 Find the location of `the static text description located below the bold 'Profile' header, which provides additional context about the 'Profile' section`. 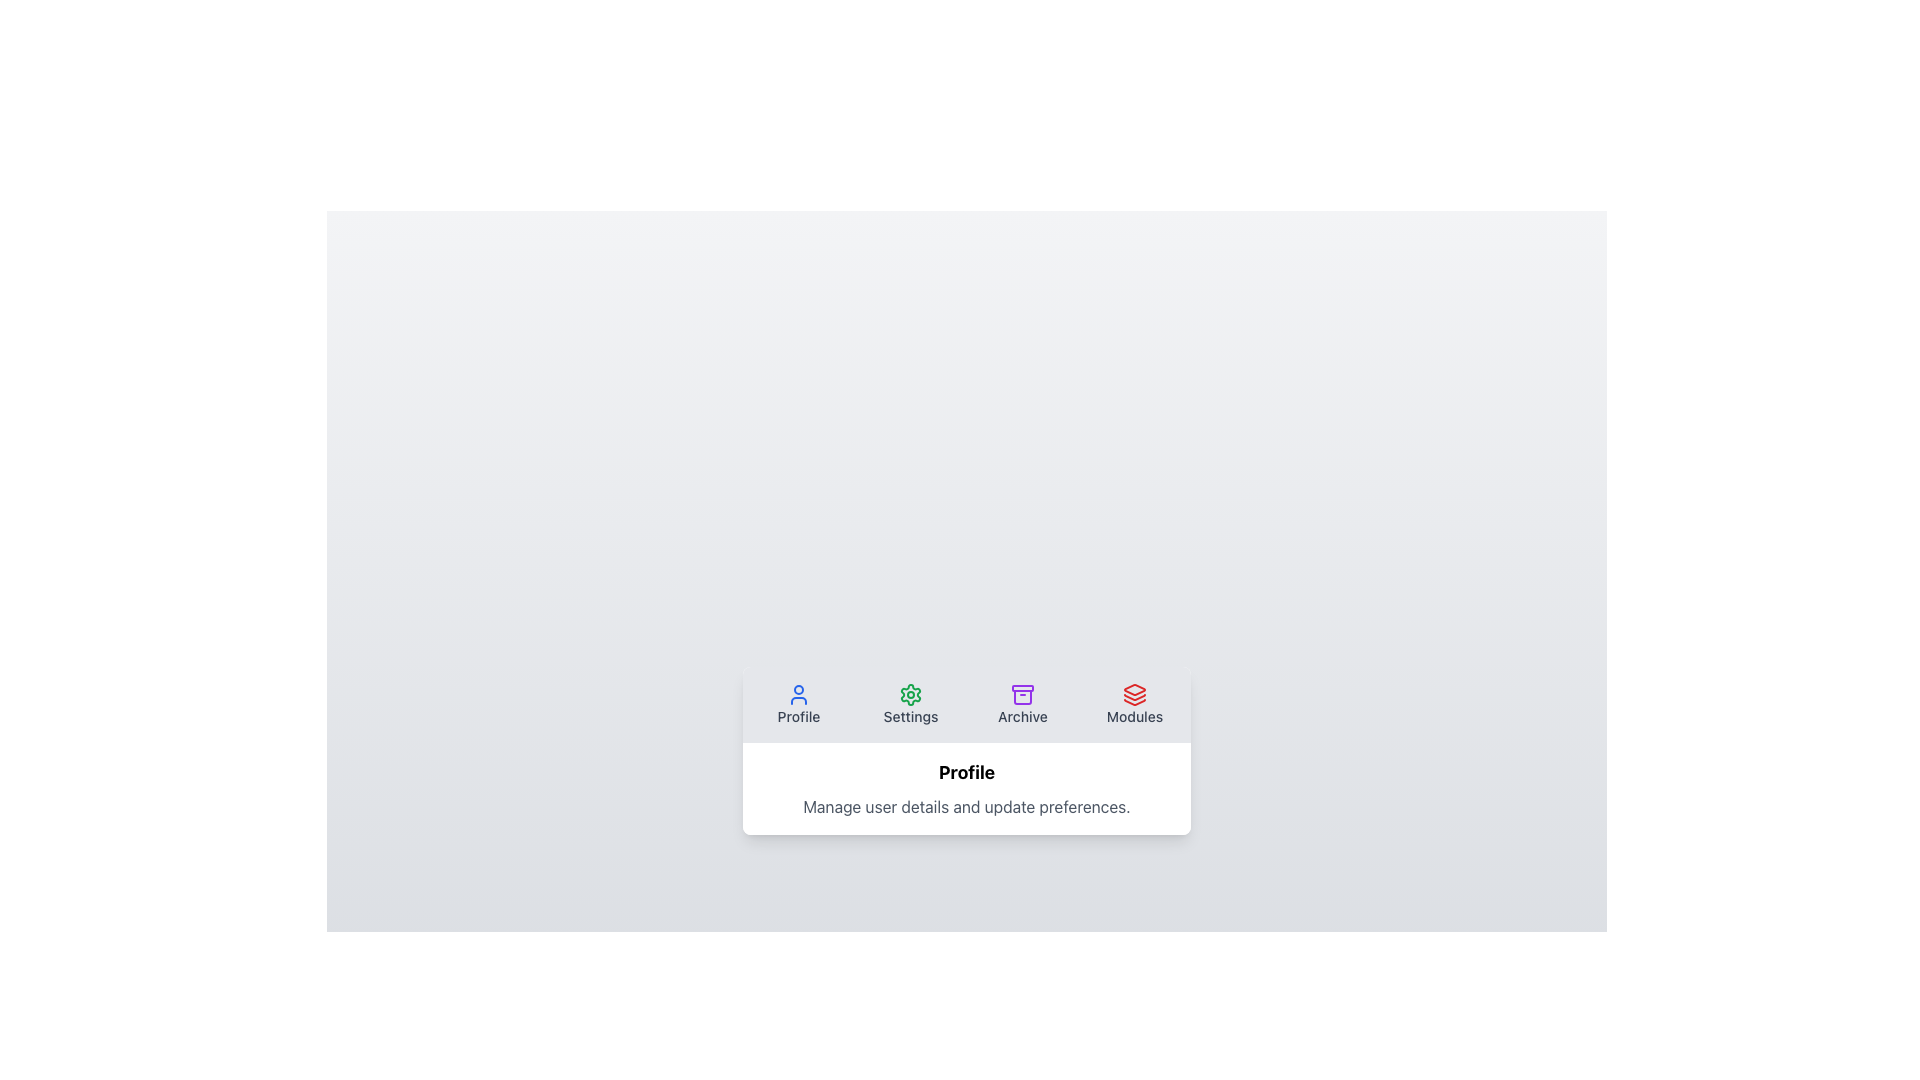

the static text description located below the bold 'Profile' header, which provides additional context about the 'Profile' section is located at coordinates (966, 805).